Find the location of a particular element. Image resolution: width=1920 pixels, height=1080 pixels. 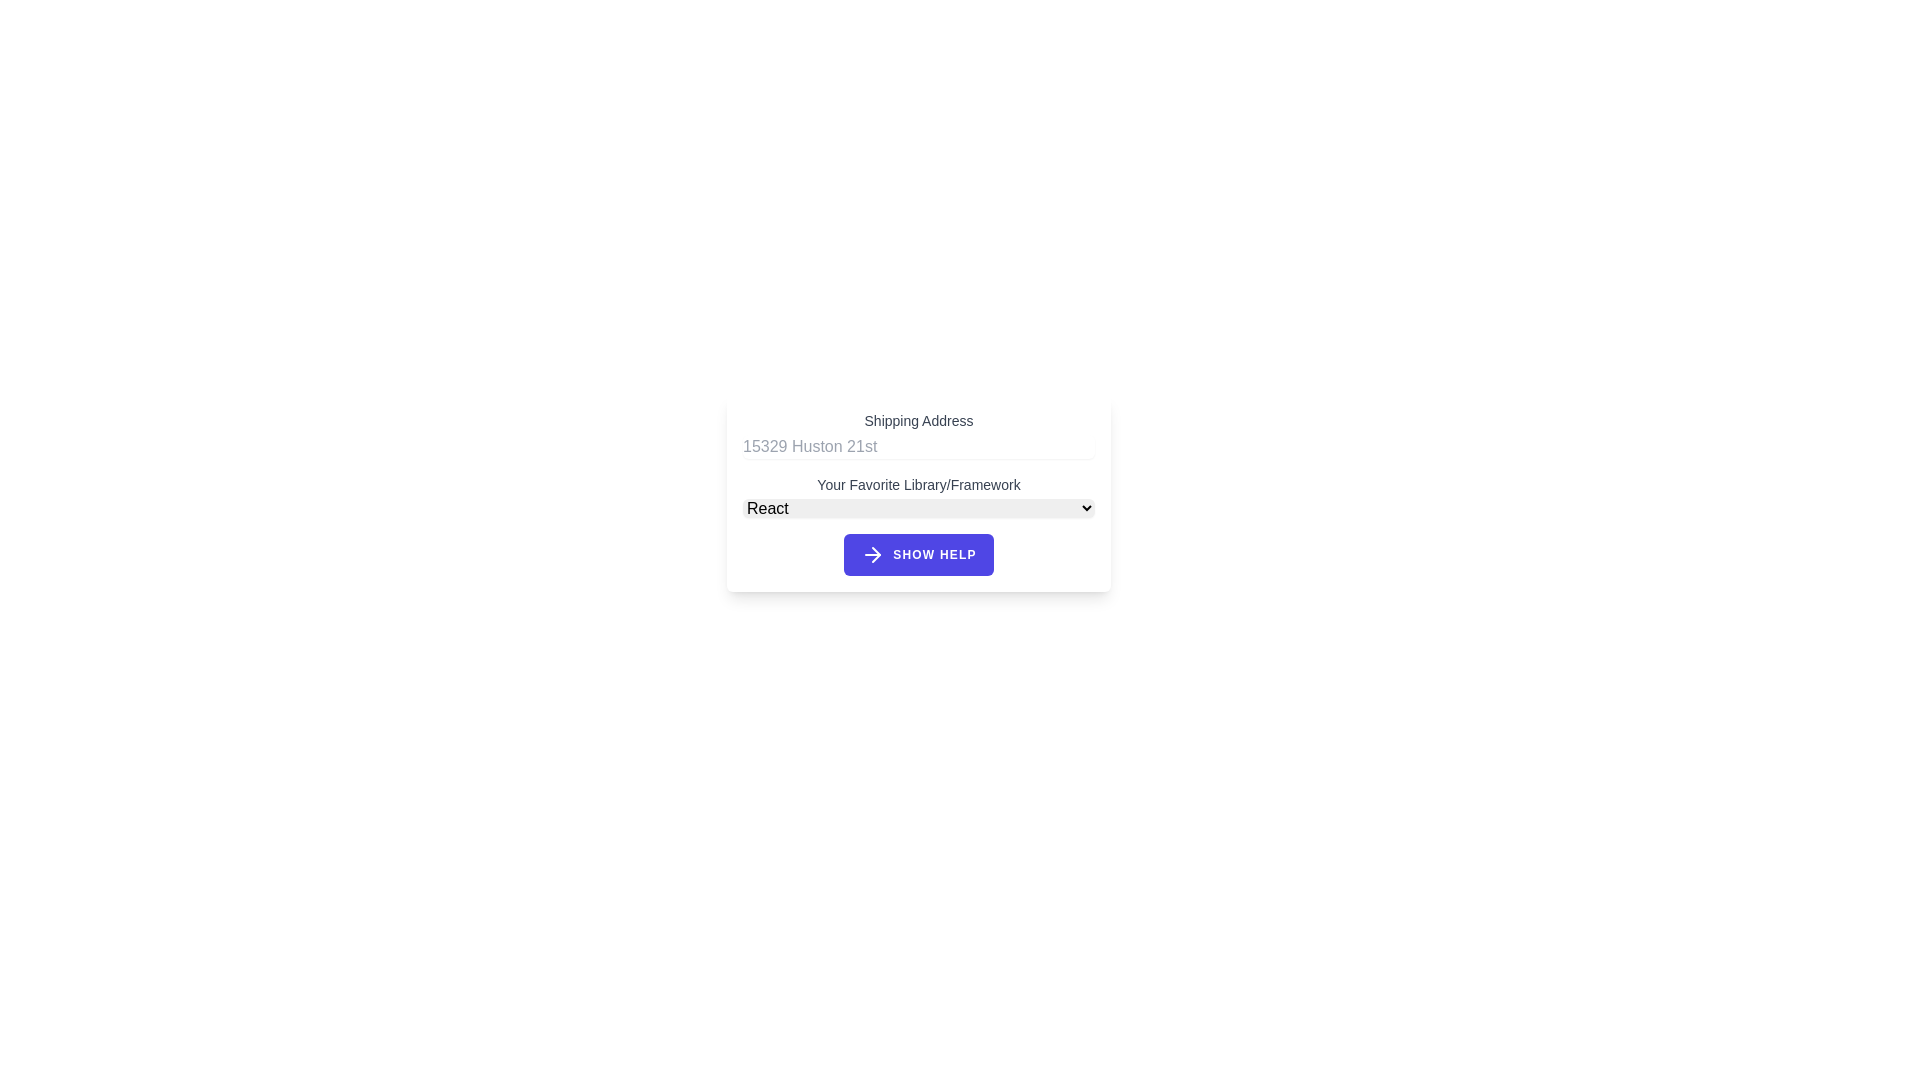

the text label displaying 'Your Favorite Library/Framework', which is styled in a medium-sized gray font and positioned above the dropdown menu for 'React' is located at coordinates (917, 485).